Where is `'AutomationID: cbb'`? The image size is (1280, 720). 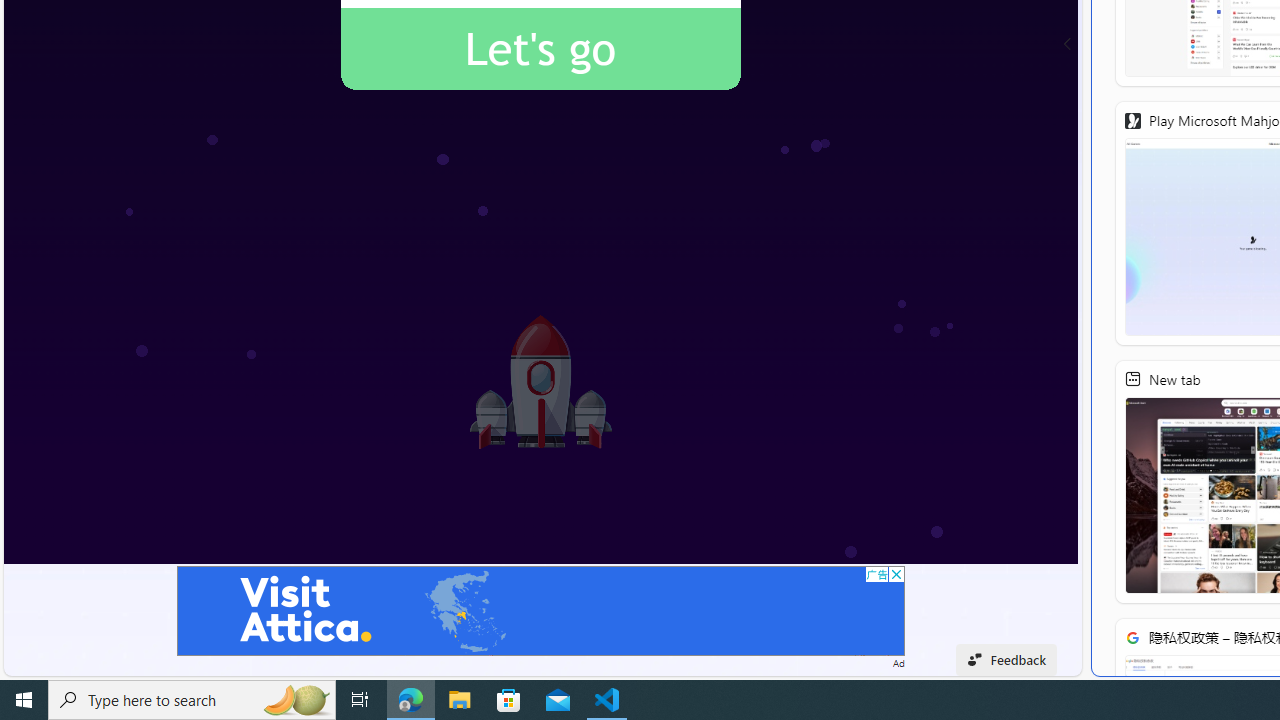
'AutomationID: cbb' is located at coordinates (895, 574).